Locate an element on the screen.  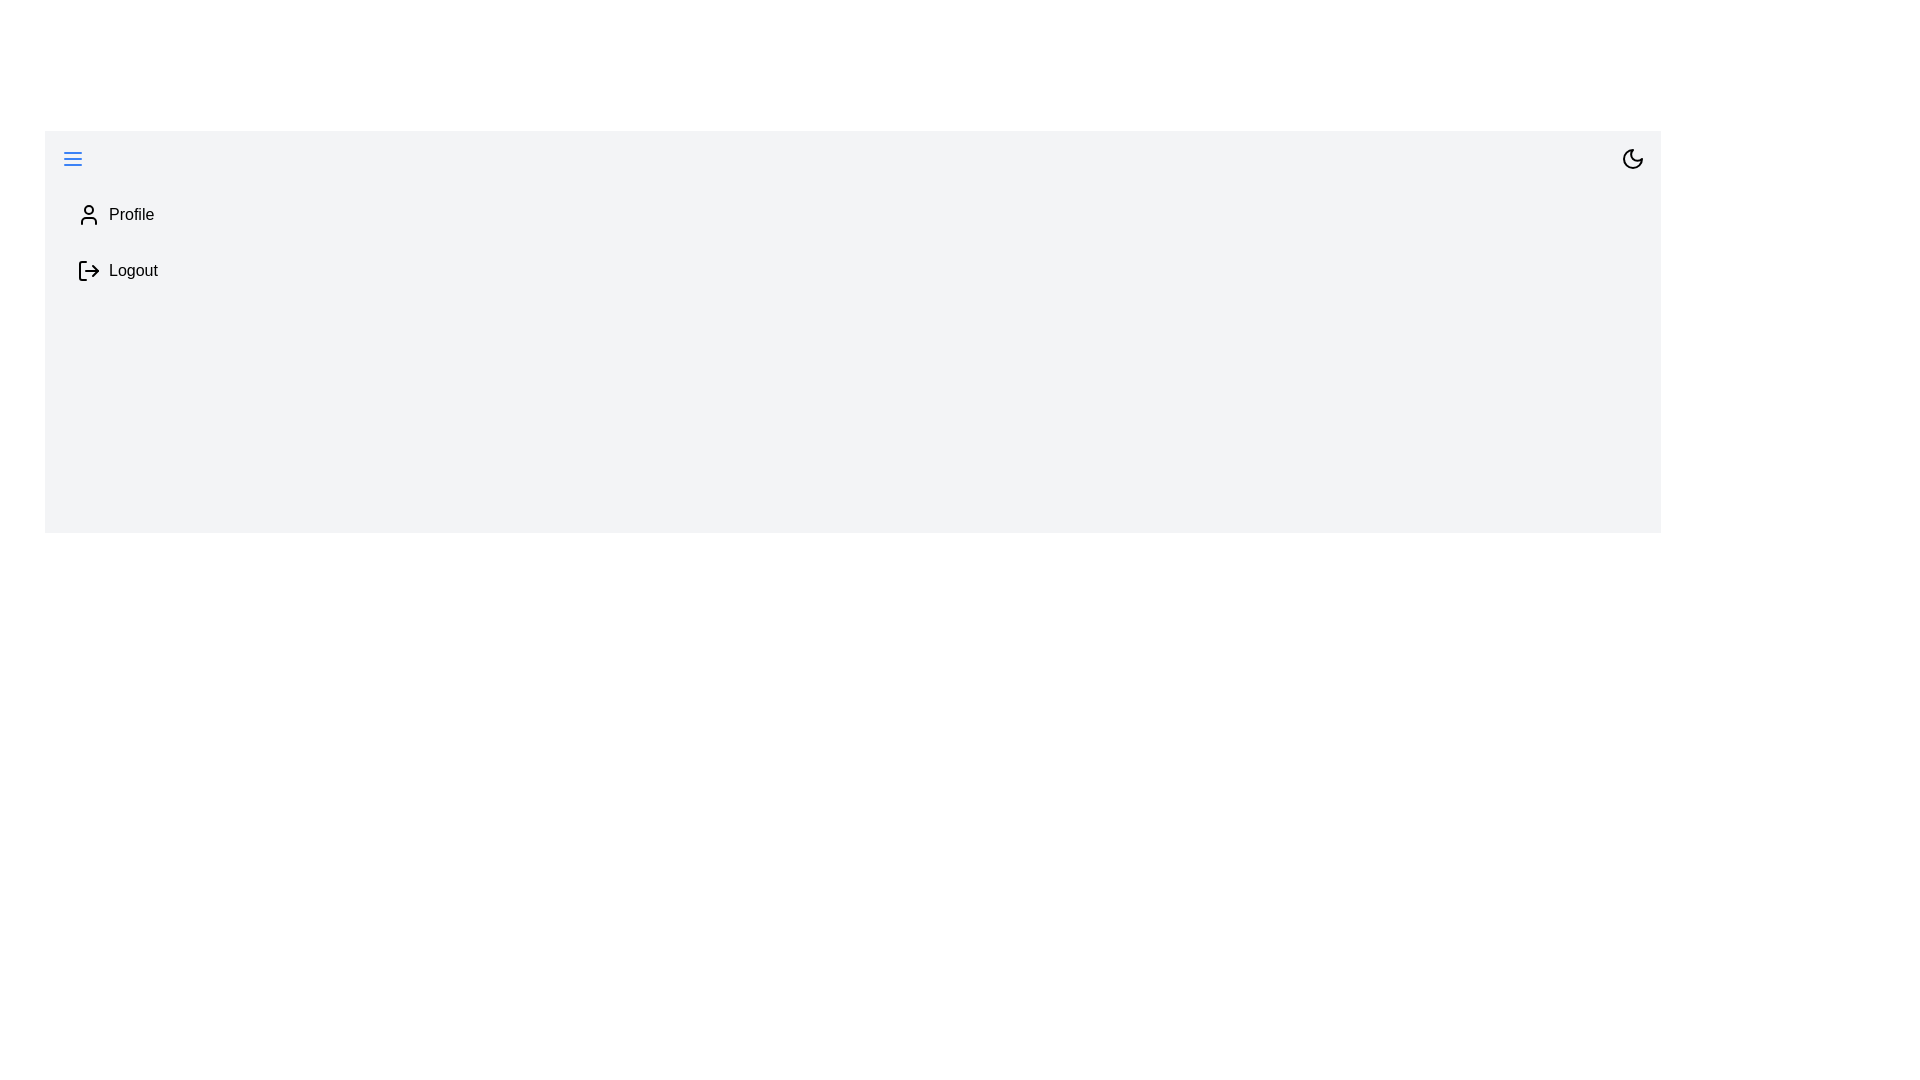
the graphical logout icon is located at coordinates (88, 270).